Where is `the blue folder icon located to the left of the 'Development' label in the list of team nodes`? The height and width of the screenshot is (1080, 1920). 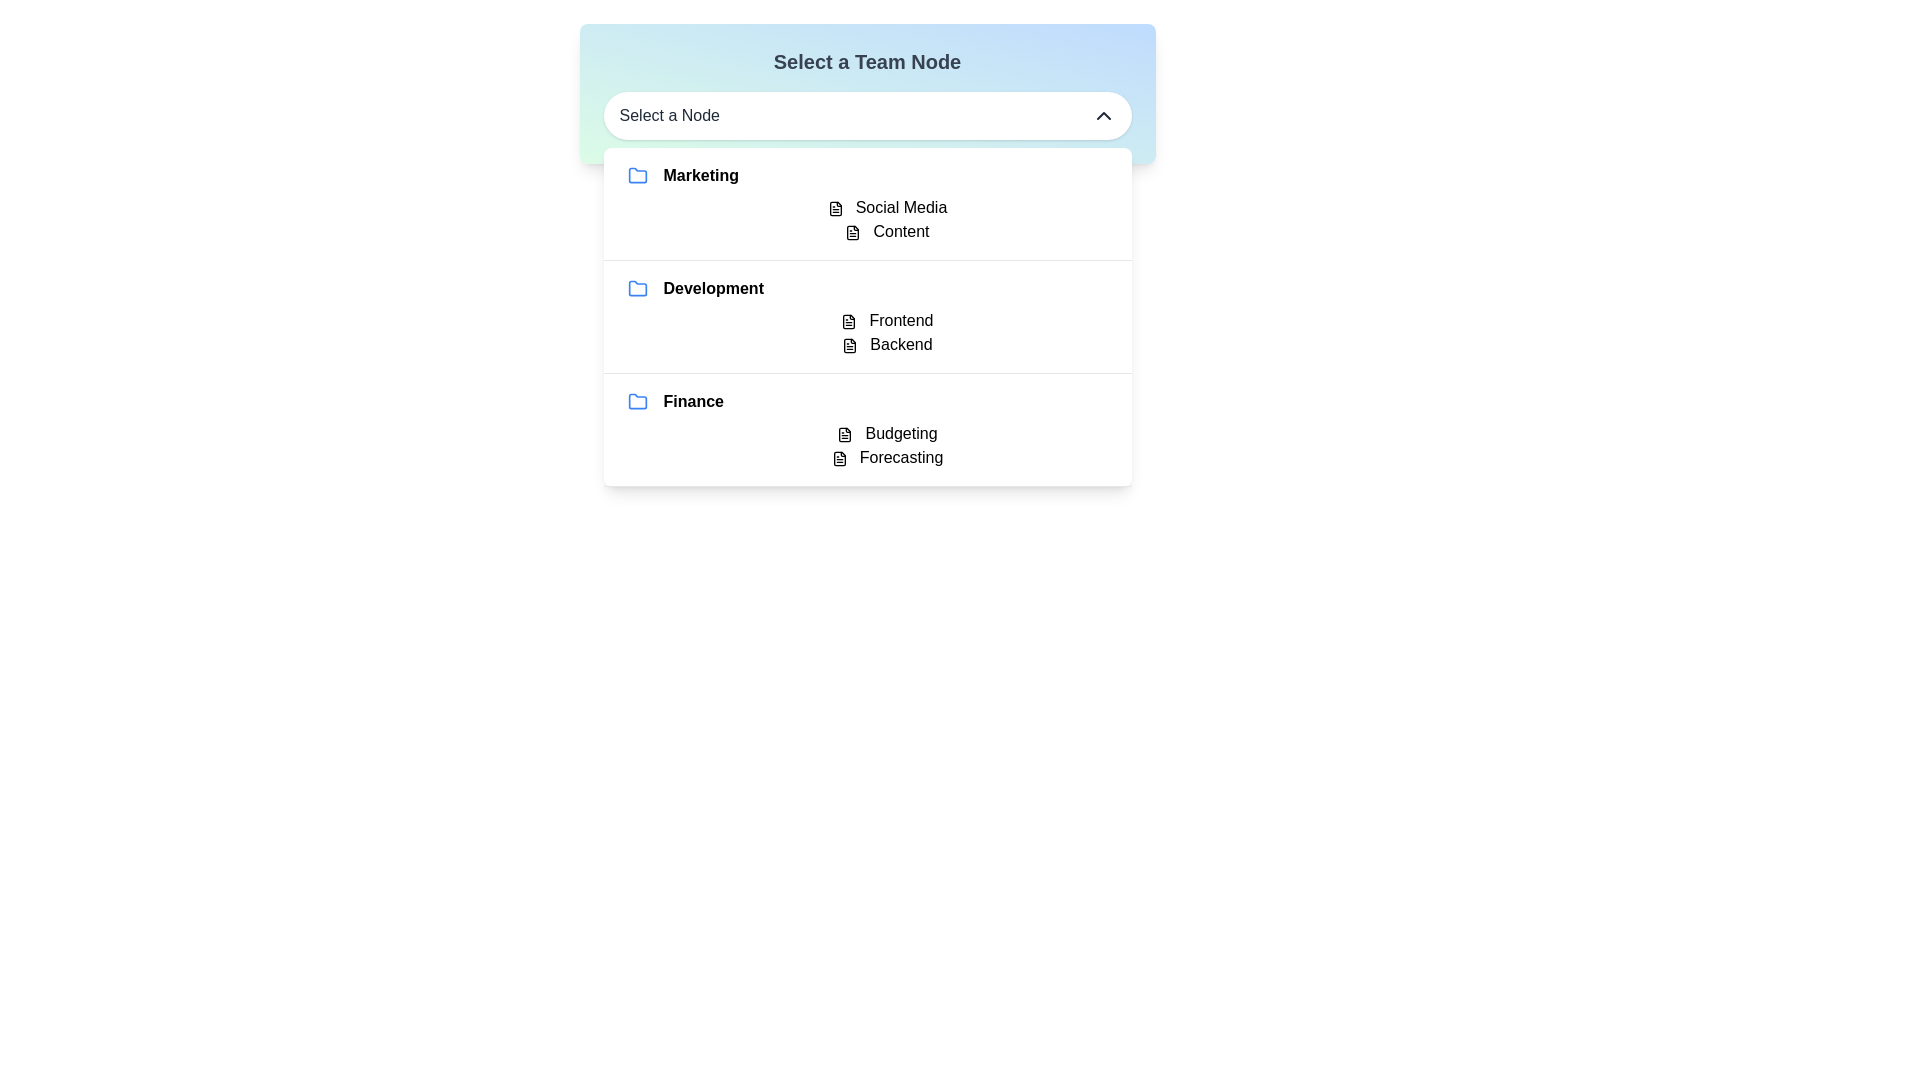 the blue folder icon located to the left of the 'Development' label in the list of team nodes is located at coordinates (636, 289).